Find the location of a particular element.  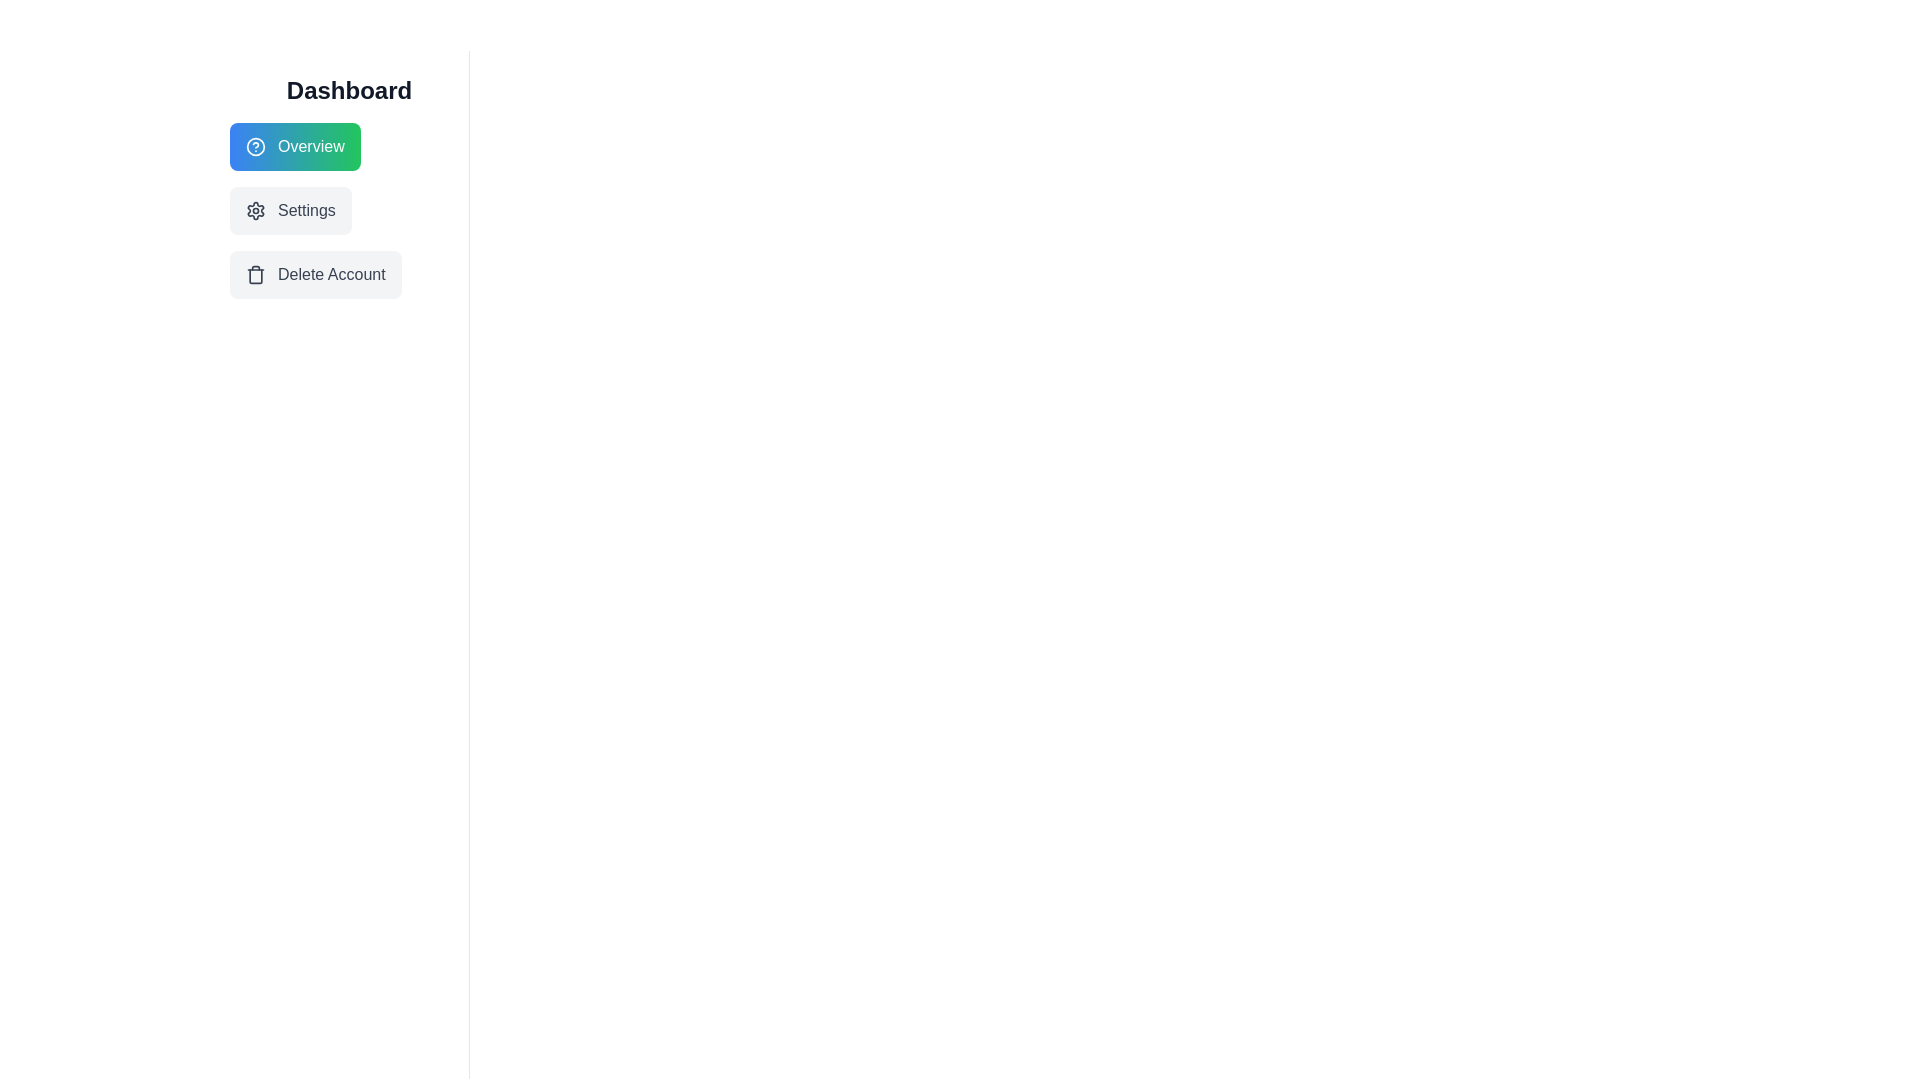

the 'Delete Account' button with a trash can icon in the sidebar menu to initiate account deletion is located at coordinates (314, 274).